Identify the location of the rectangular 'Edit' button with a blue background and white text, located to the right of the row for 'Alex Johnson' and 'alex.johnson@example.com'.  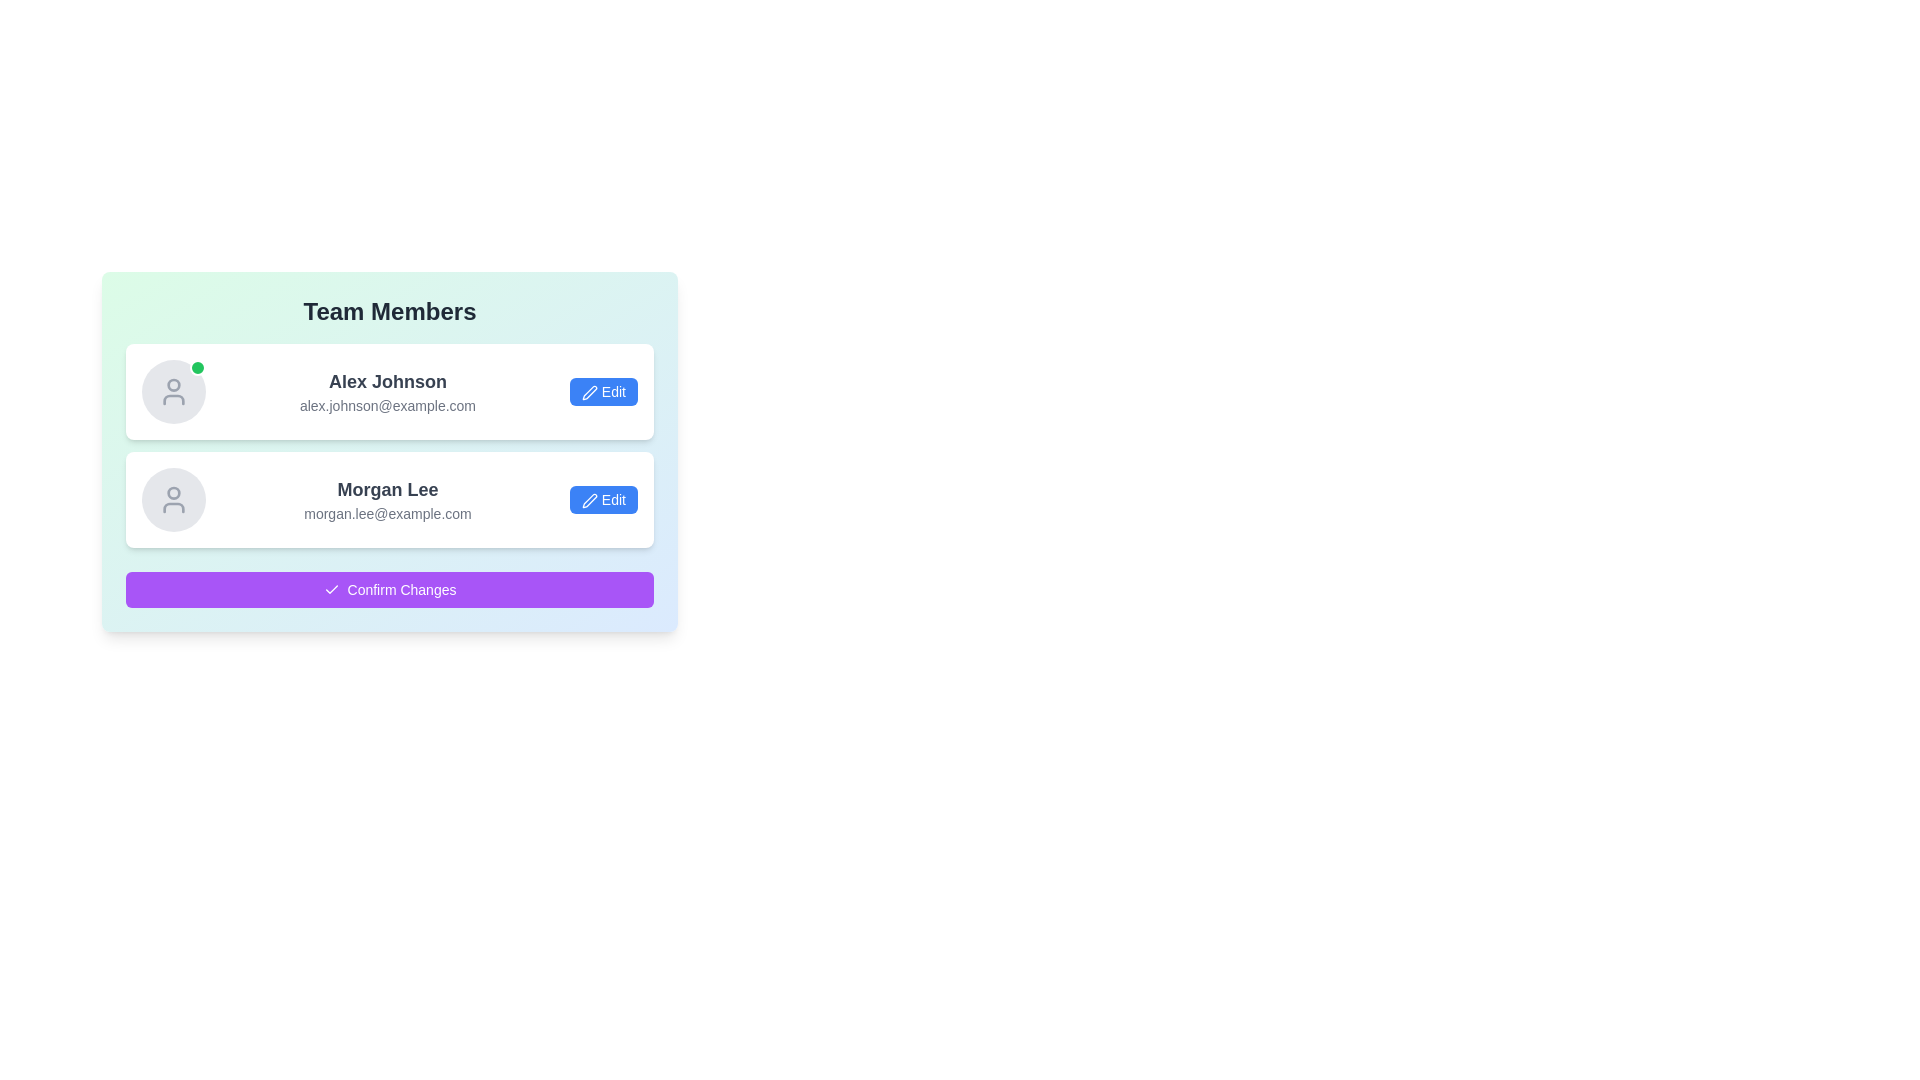
(603, 392).